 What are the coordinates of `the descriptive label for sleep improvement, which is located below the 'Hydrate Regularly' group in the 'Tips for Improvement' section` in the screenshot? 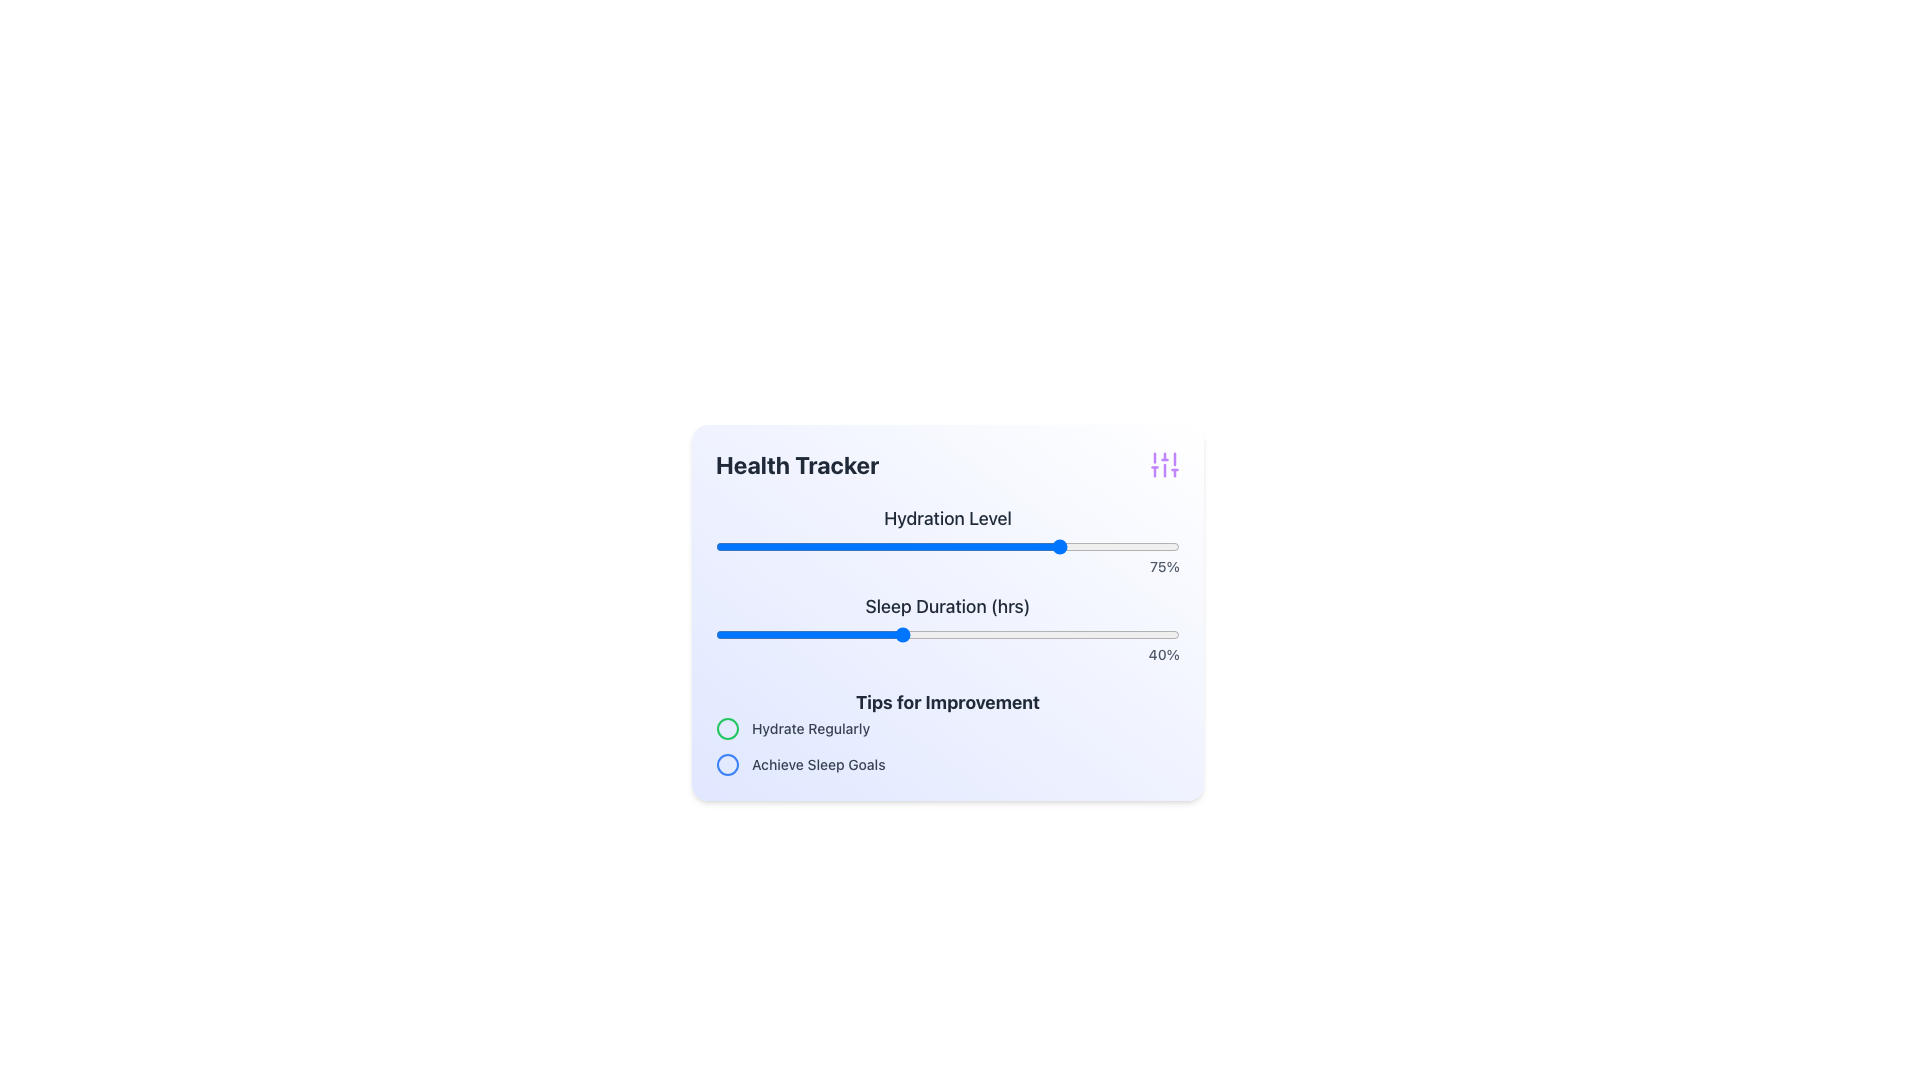 It's located at (818, 764).